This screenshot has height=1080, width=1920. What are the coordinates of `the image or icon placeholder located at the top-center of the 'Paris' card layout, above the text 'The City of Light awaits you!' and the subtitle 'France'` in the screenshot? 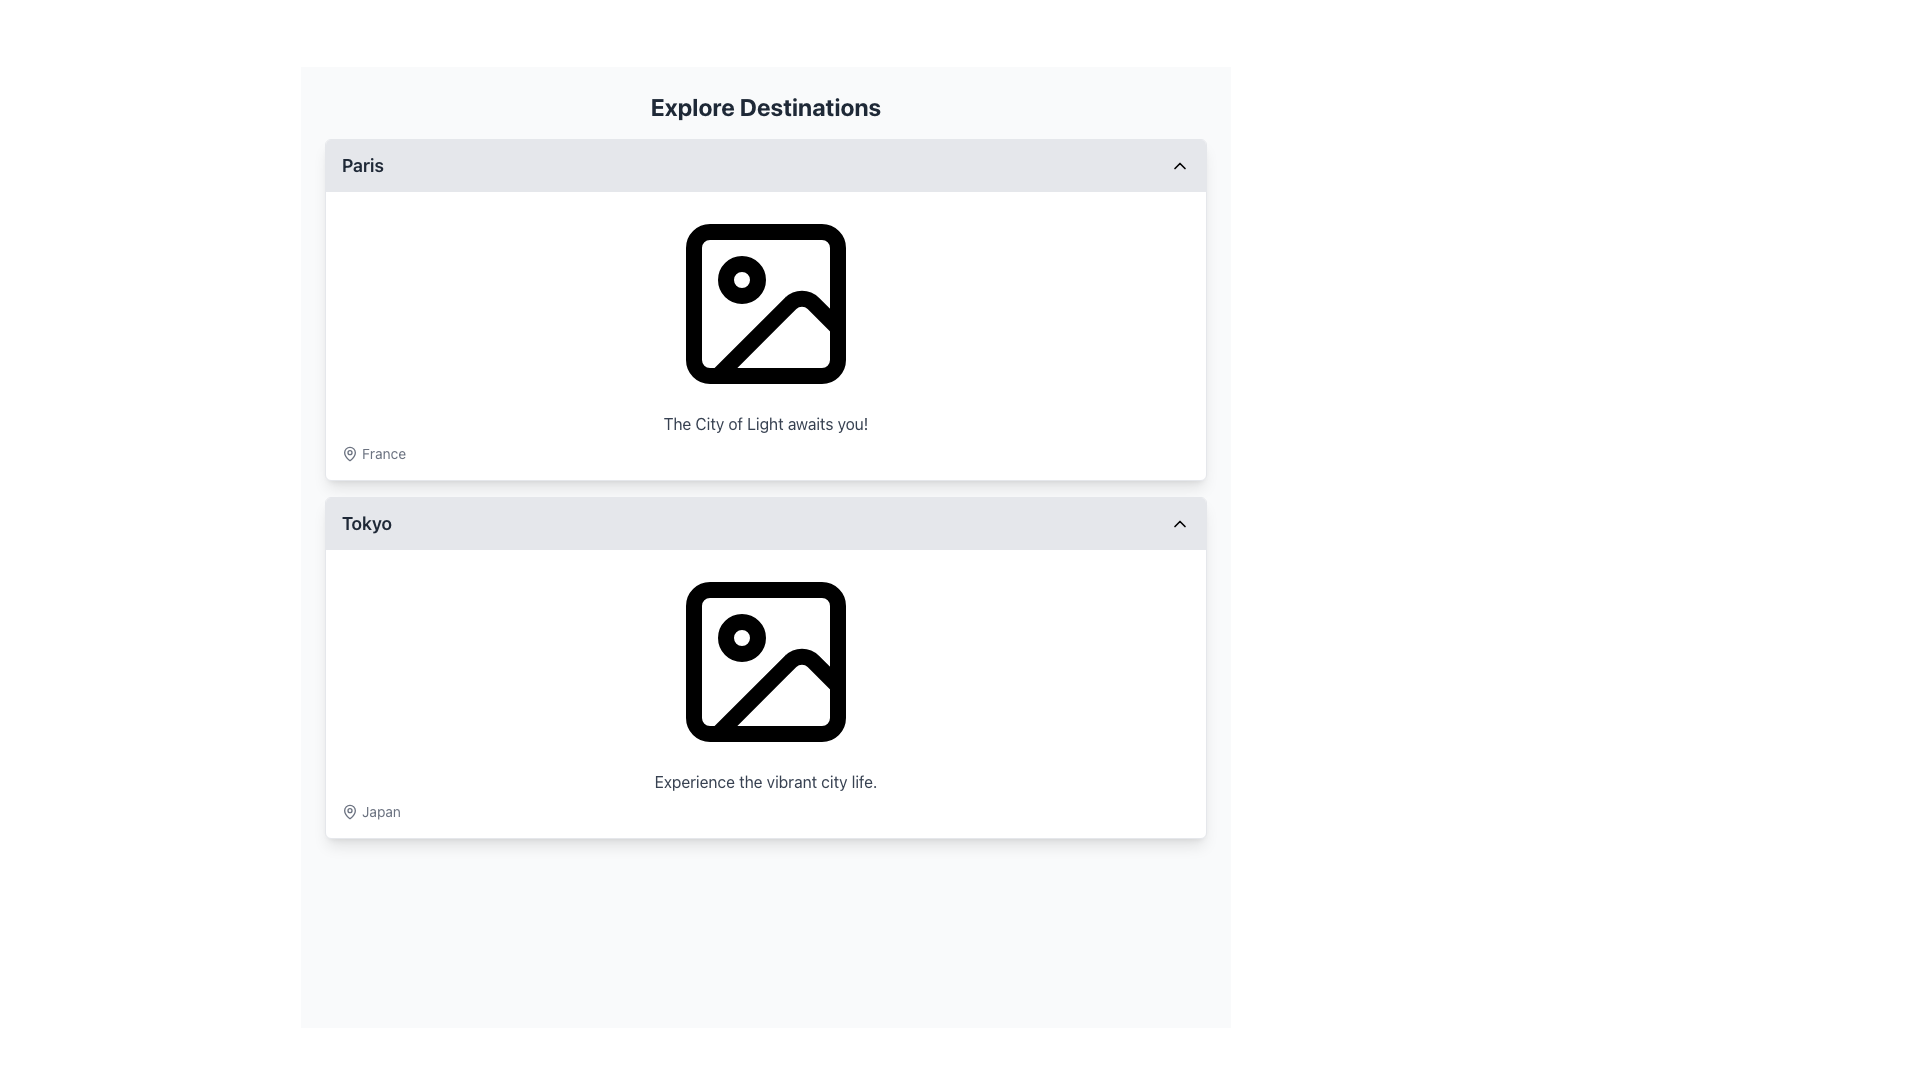 It's located at (765, 304).